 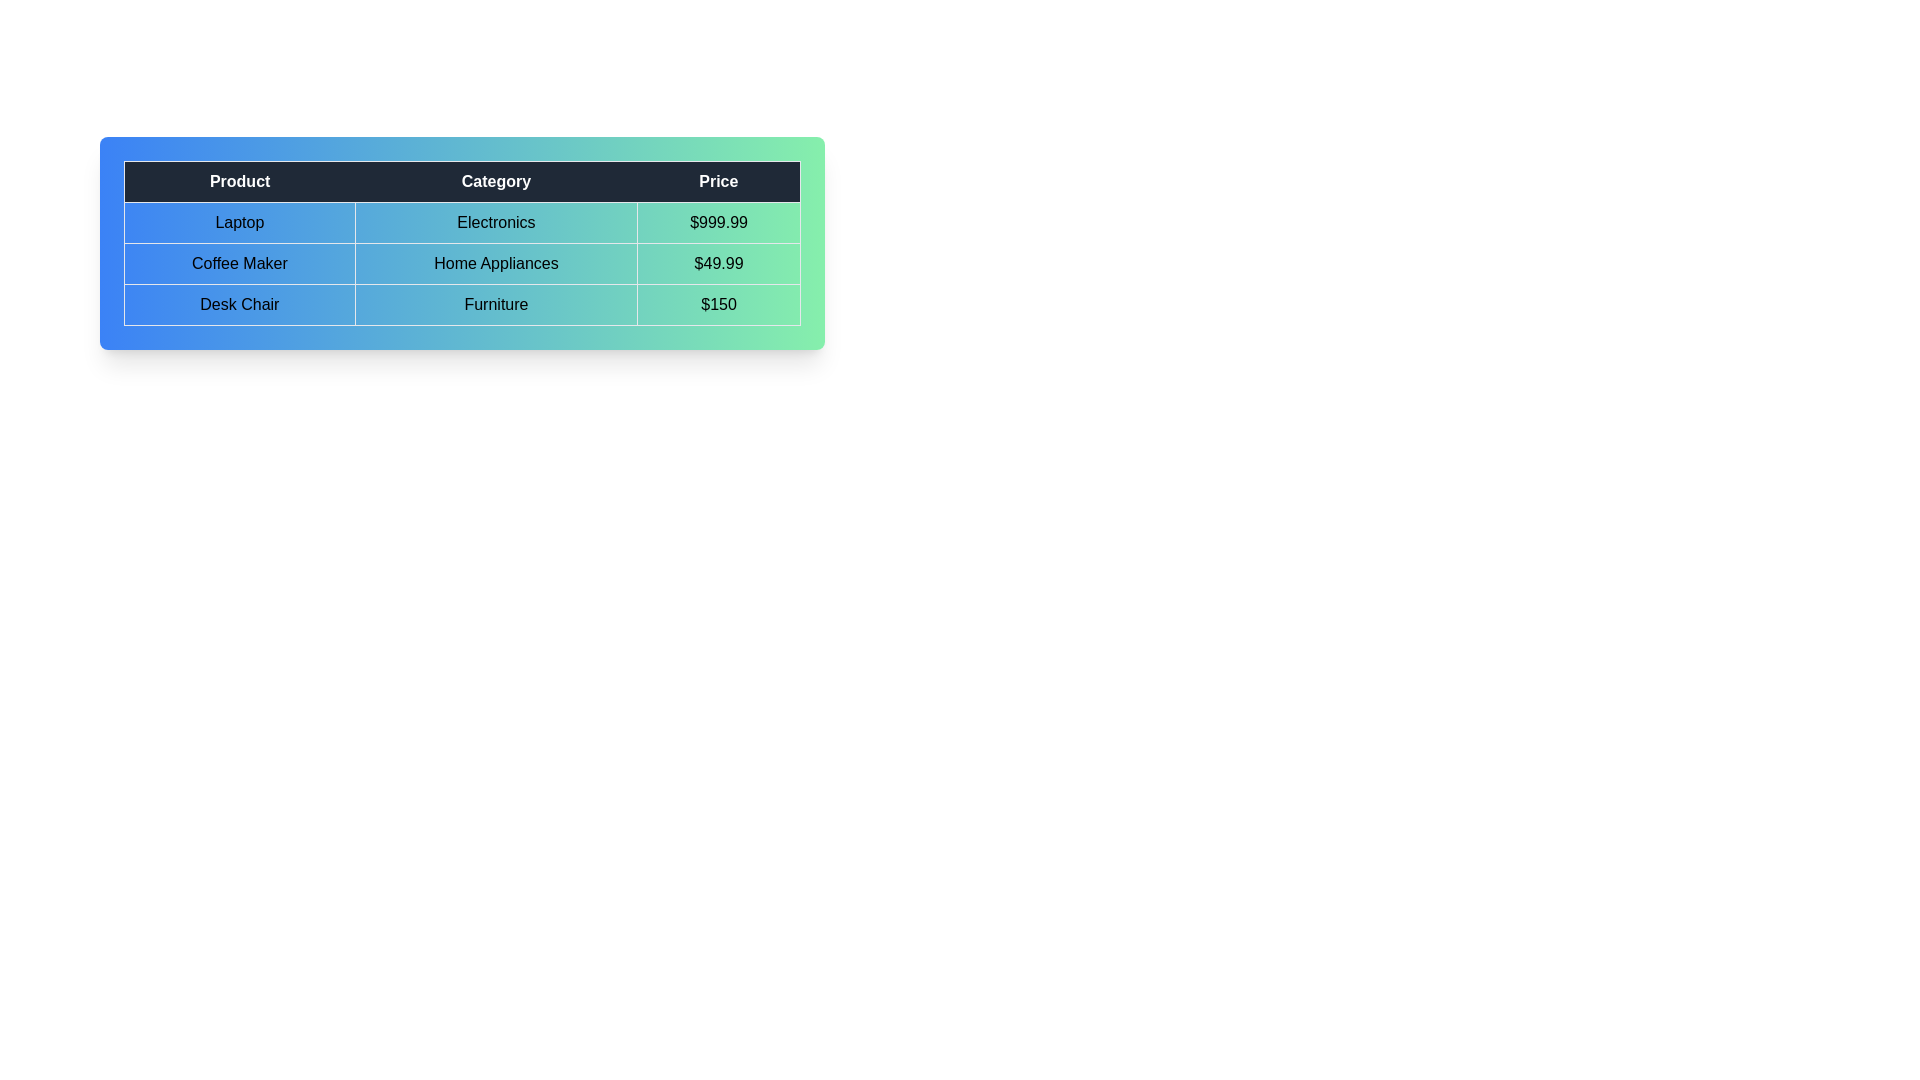 What do you see at coordinates (461, 304) in the screenshot?
I see `the third row in the table displaying details about the product 'Desk Chair'` at bounding box center [461, 304].